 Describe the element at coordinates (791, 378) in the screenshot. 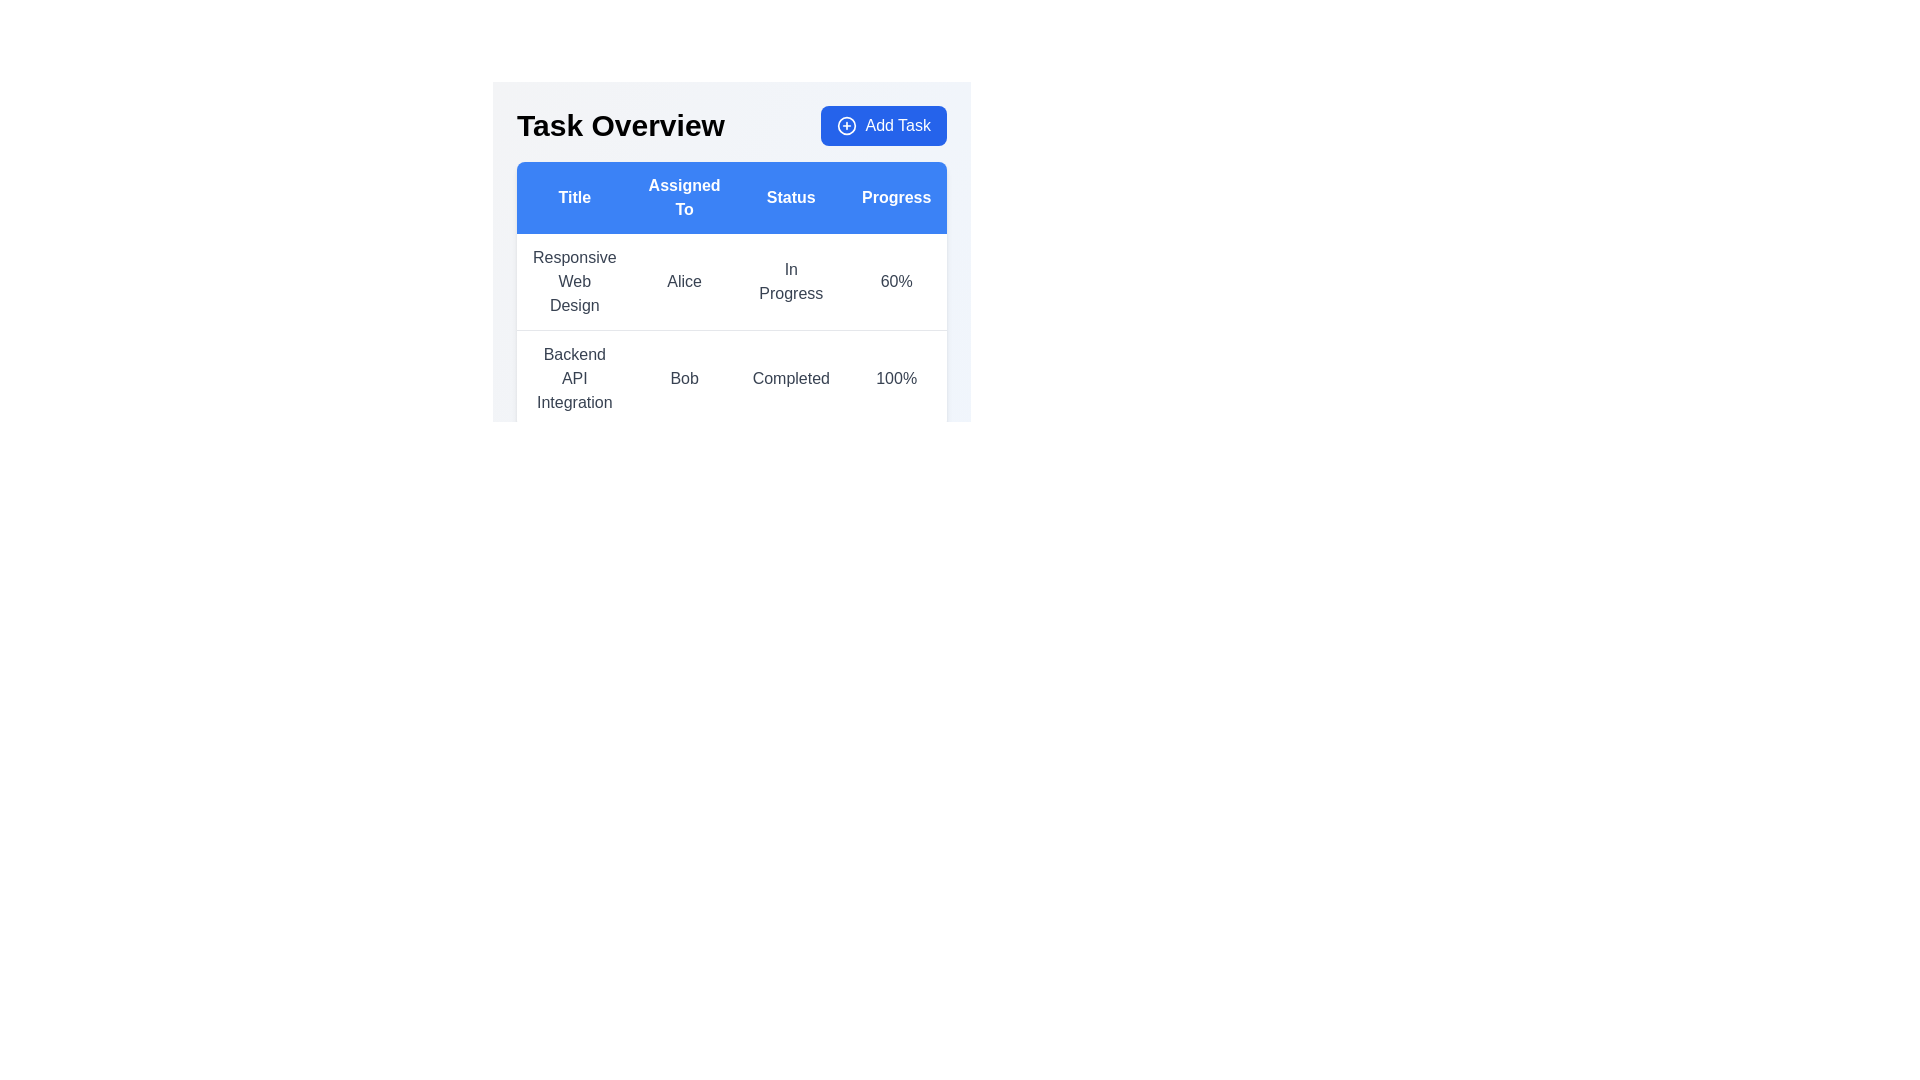

I see `the second row of the table that provides information about a specific task, located beneath the 'Responsive Web Design' row` at that location.